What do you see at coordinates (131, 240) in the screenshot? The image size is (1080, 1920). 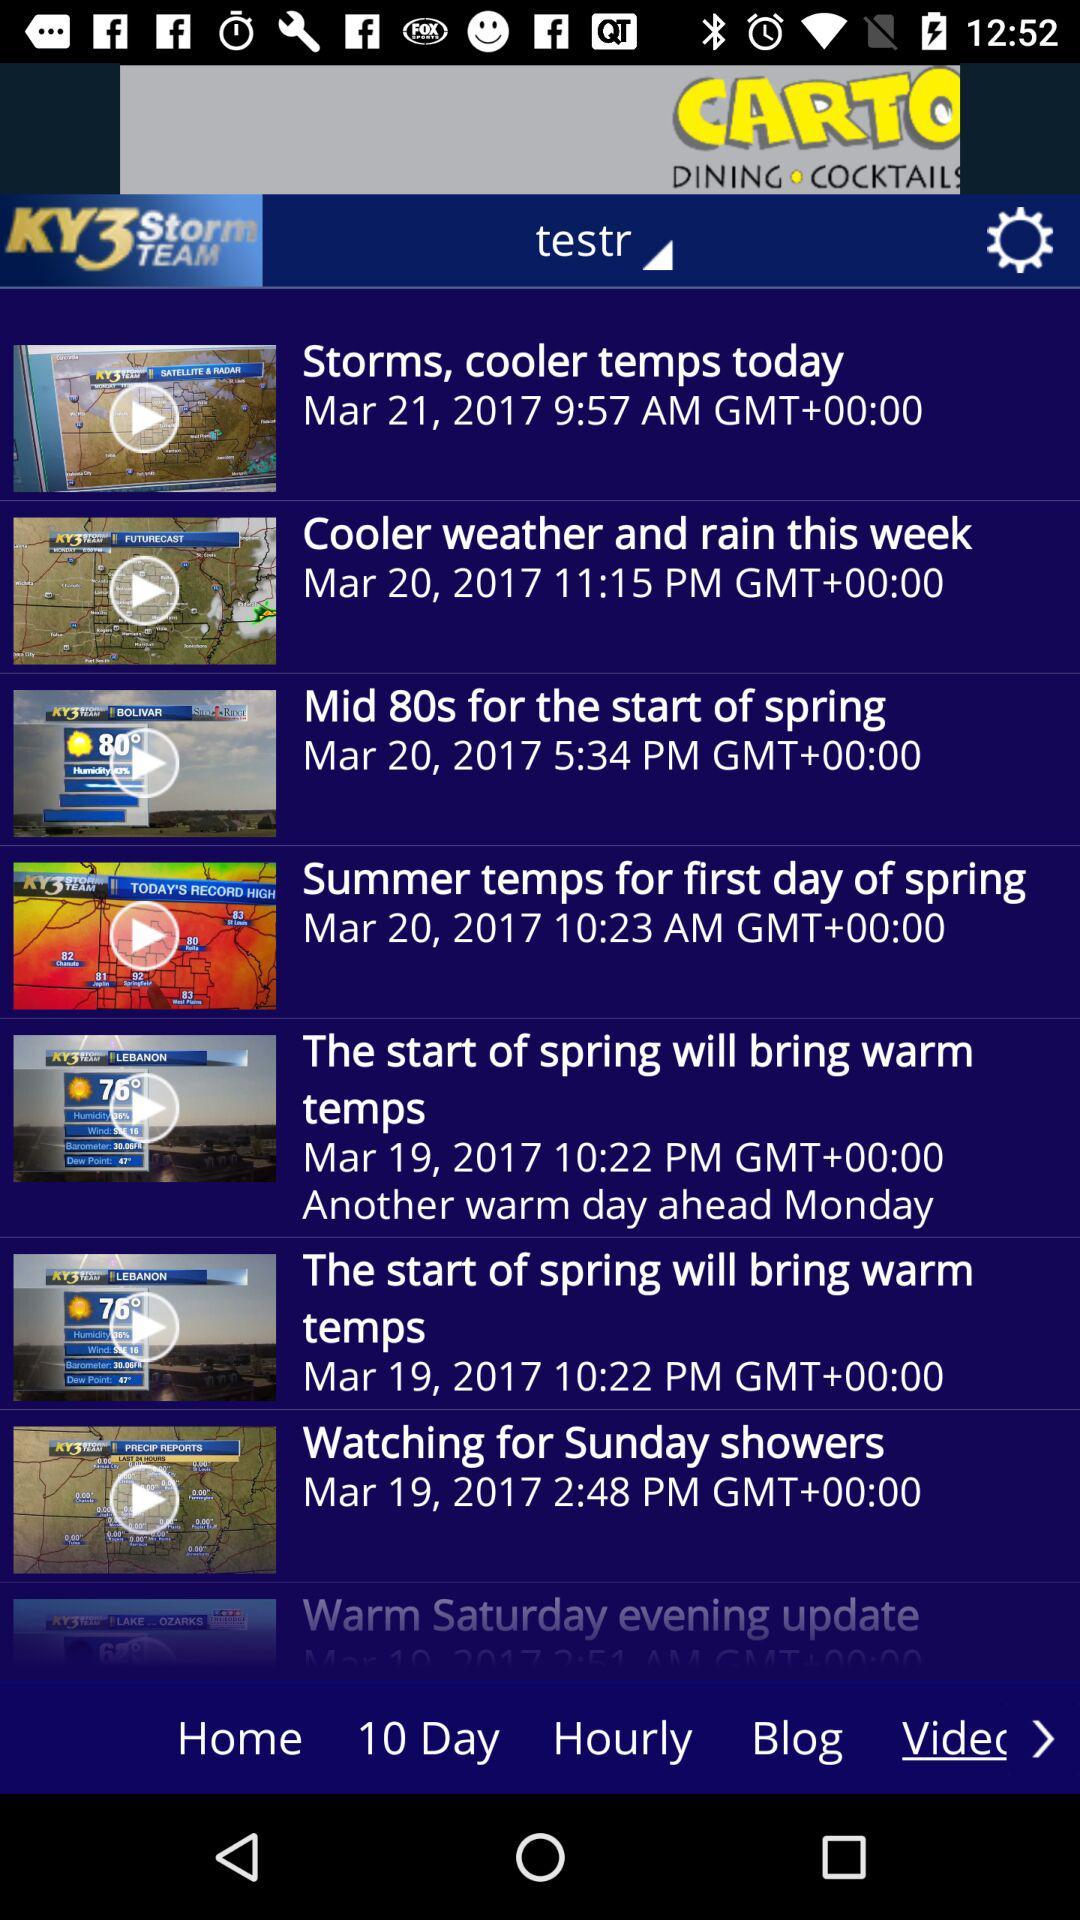 I see `item to the left of the testr` at bounding box center [131, 240].